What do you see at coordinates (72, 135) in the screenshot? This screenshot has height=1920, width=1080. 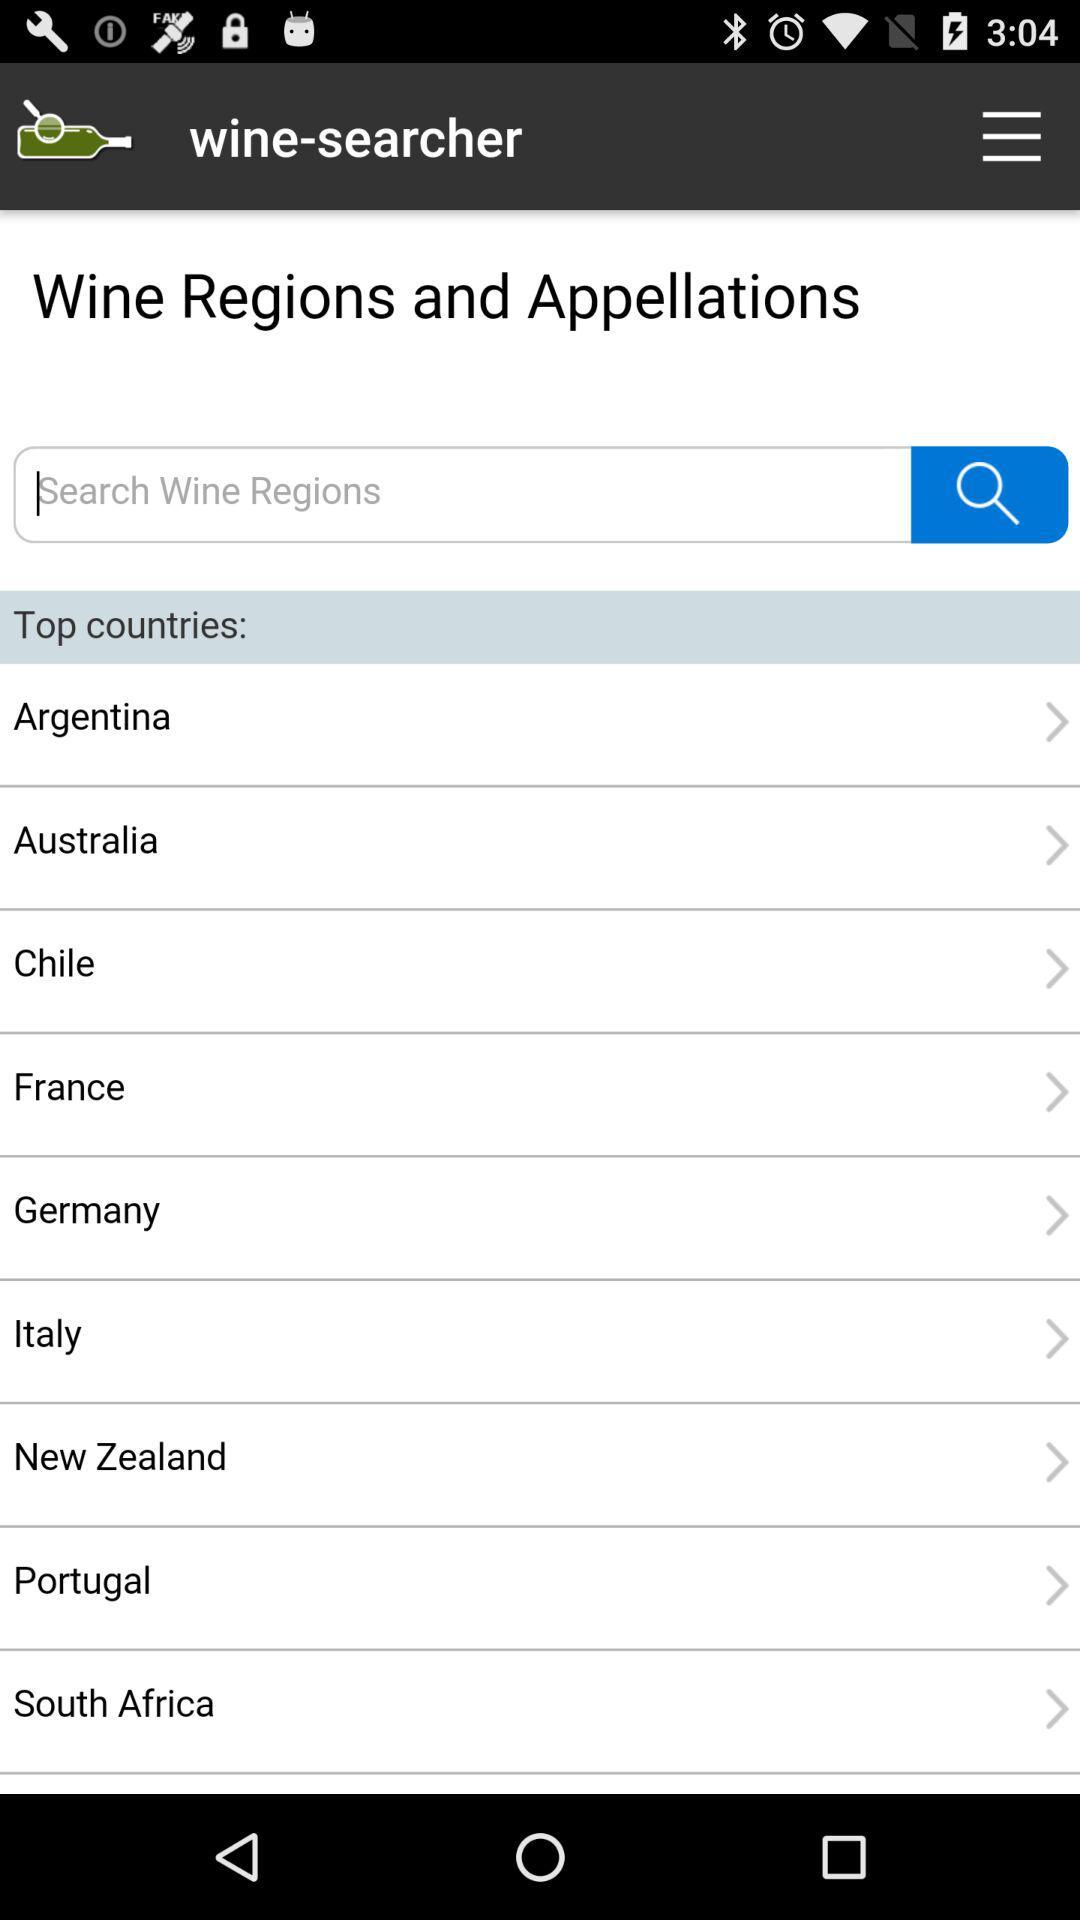 I see `home` at bounding box center [72, 135].